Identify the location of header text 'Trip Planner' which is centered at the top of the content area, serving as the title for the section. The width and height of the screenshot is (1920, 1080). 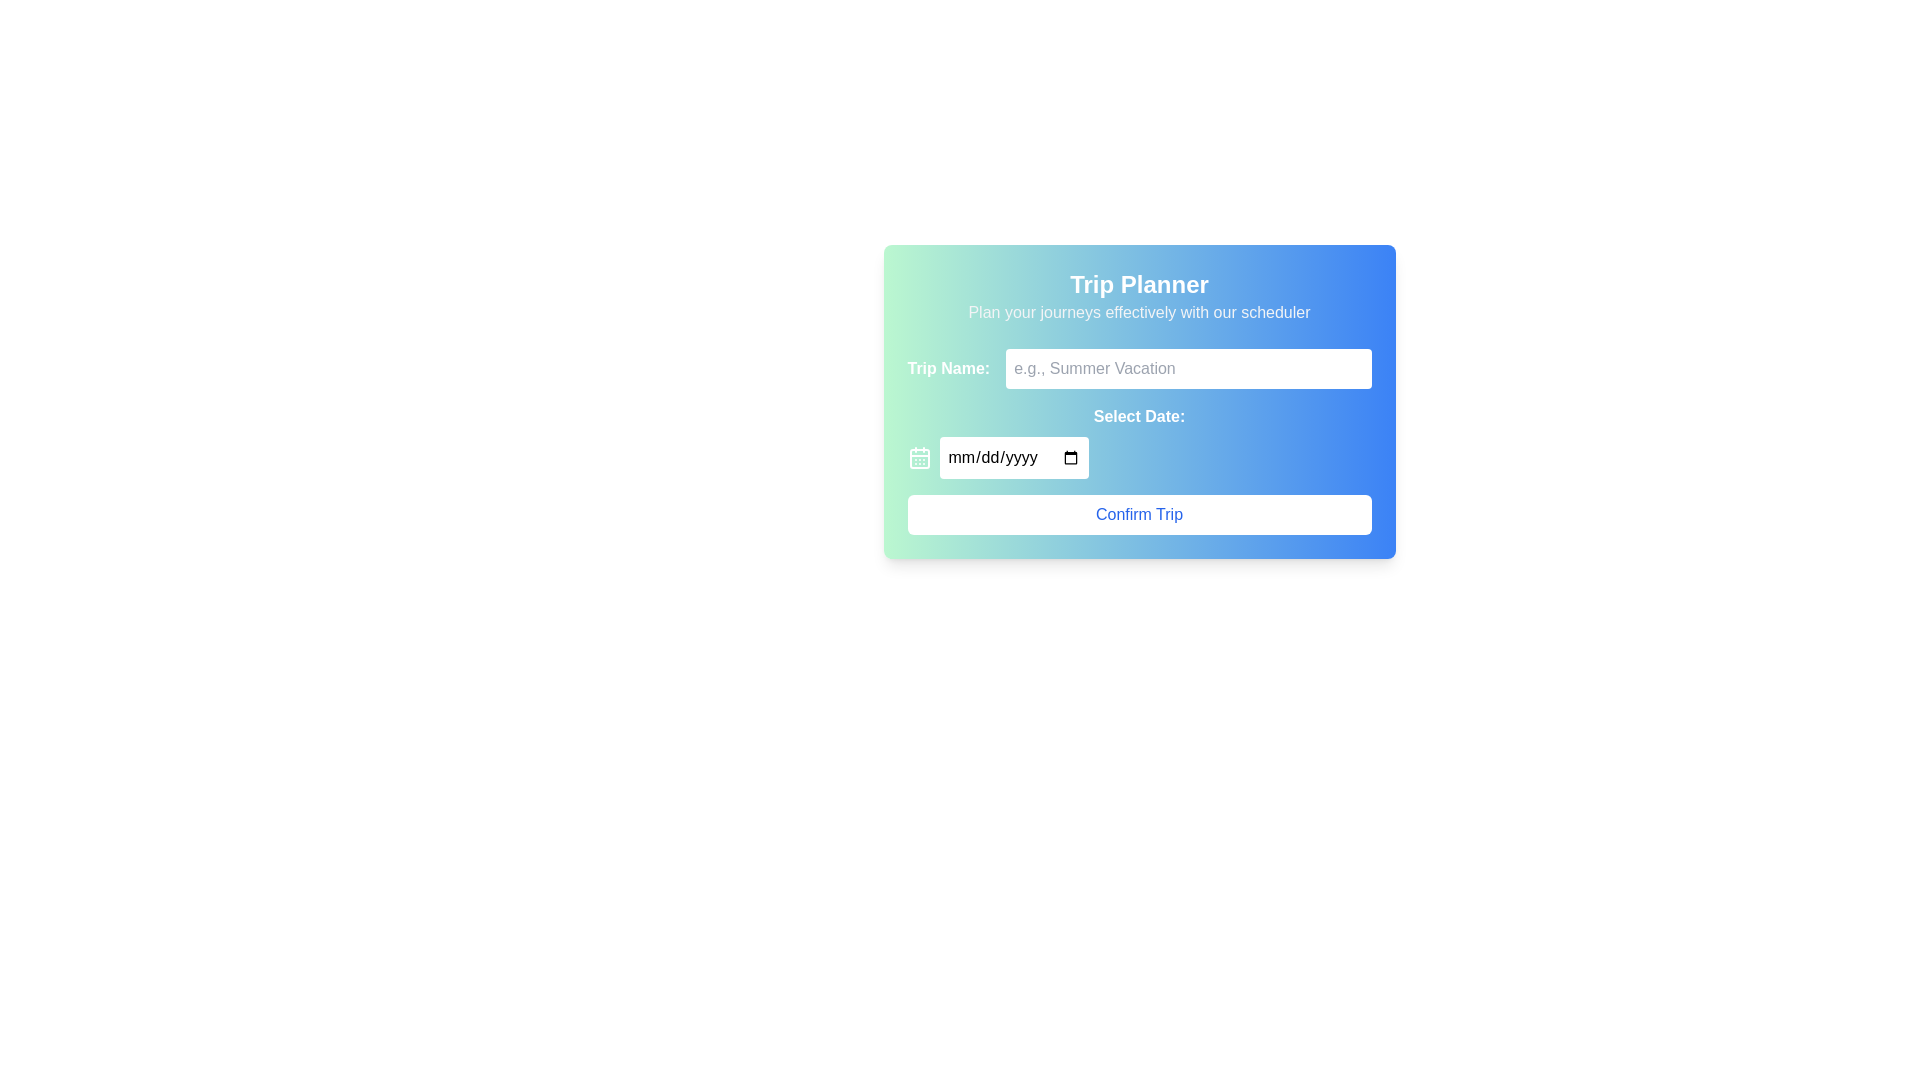
(1139, 285).